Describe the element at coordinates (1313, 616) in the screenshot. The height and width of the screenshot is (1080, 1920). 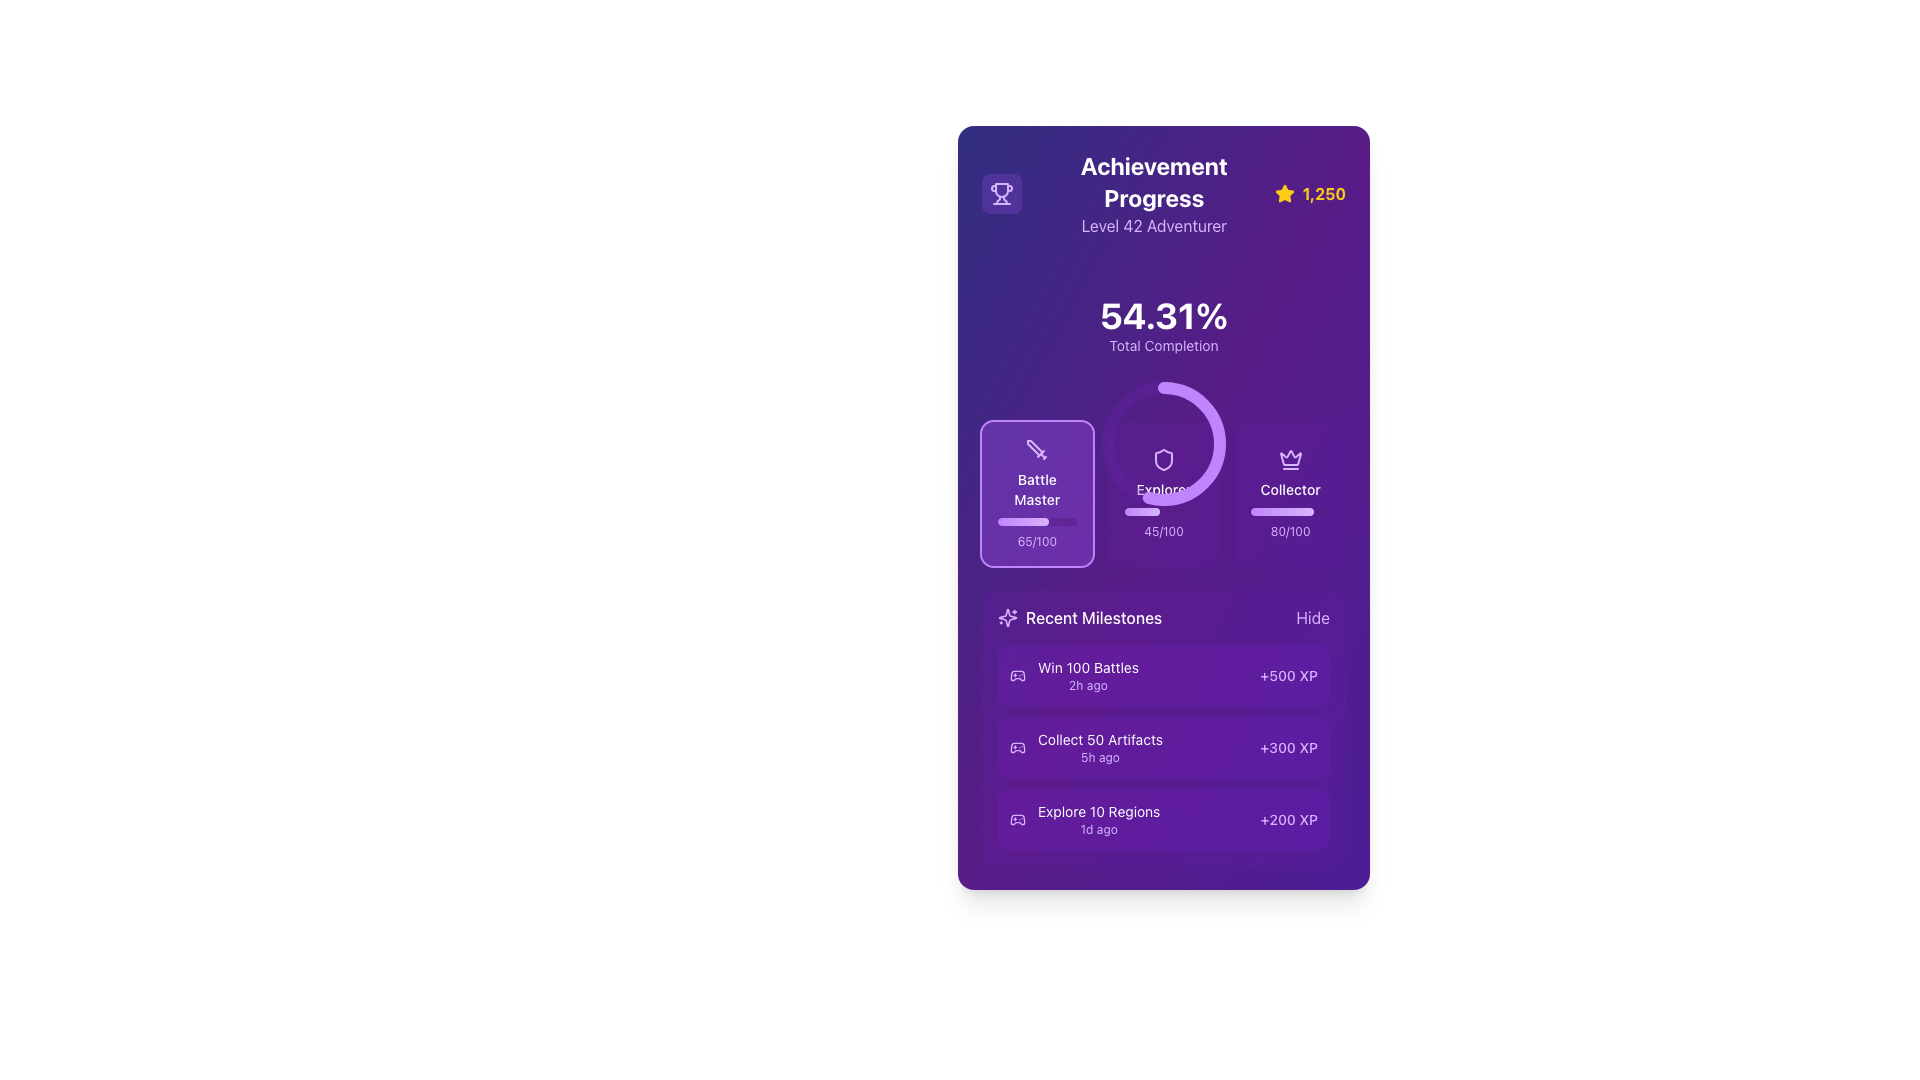
I see `the 'Hide' text label in the 'Recent Milestones' section to hide the section` at that location.